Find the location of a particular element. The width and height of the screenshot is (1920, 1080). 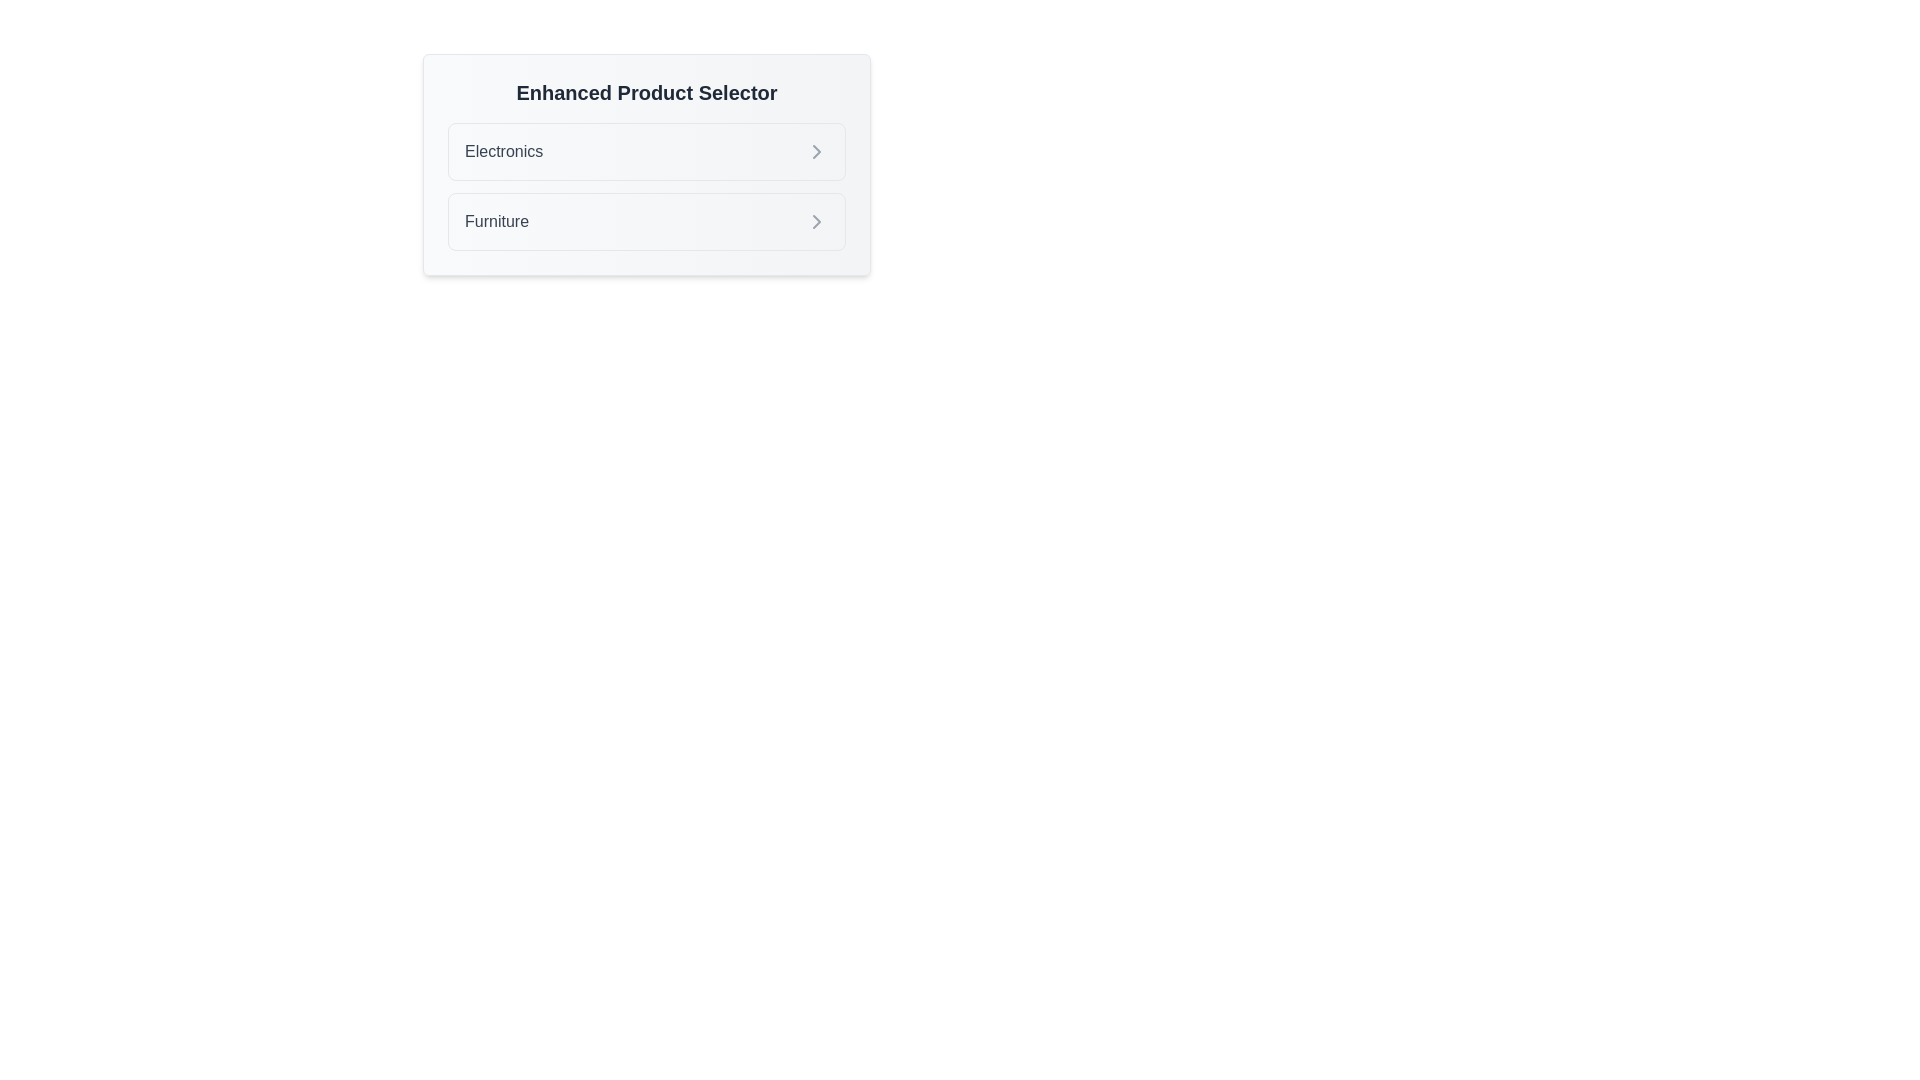

the first interactive list item labeled 'Electronics' with a light gray border and a white background is located at coordinates (647, 150).